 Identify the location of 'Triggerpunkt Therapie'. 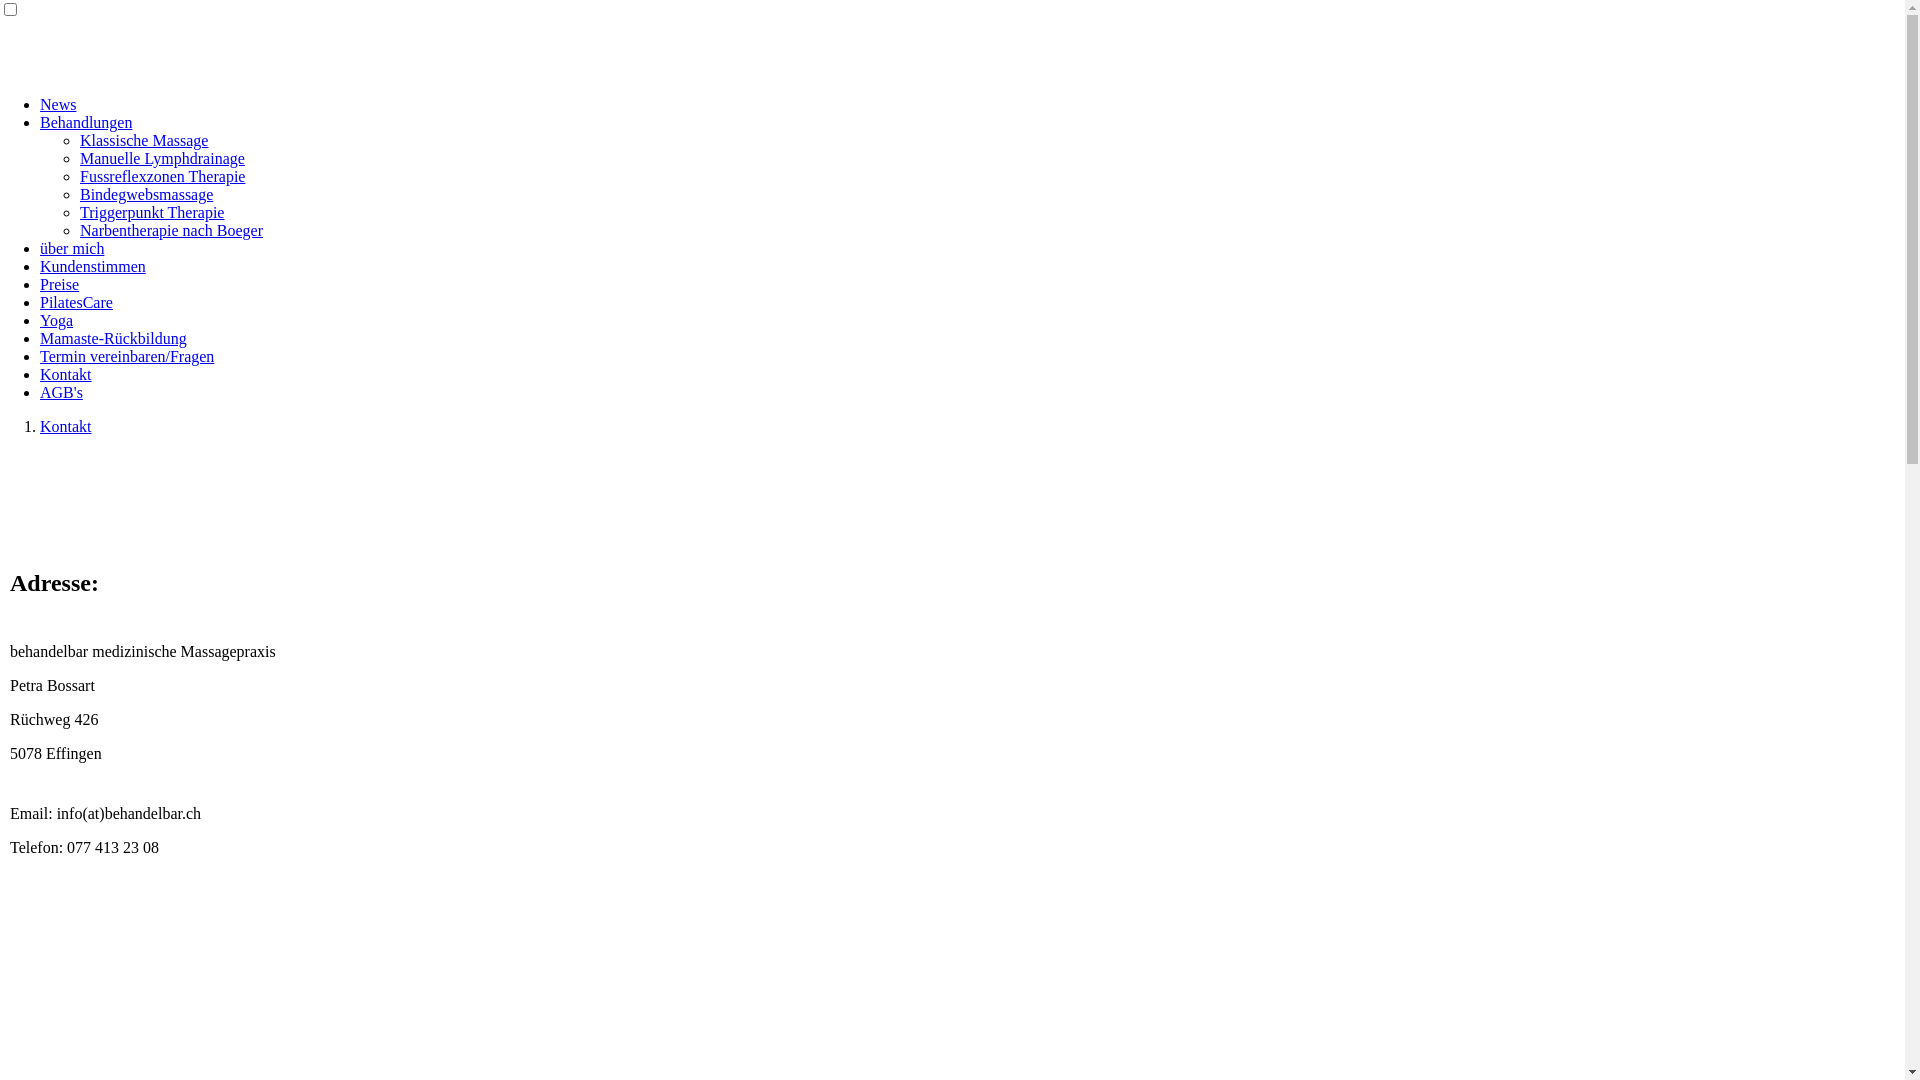
(151, 212).